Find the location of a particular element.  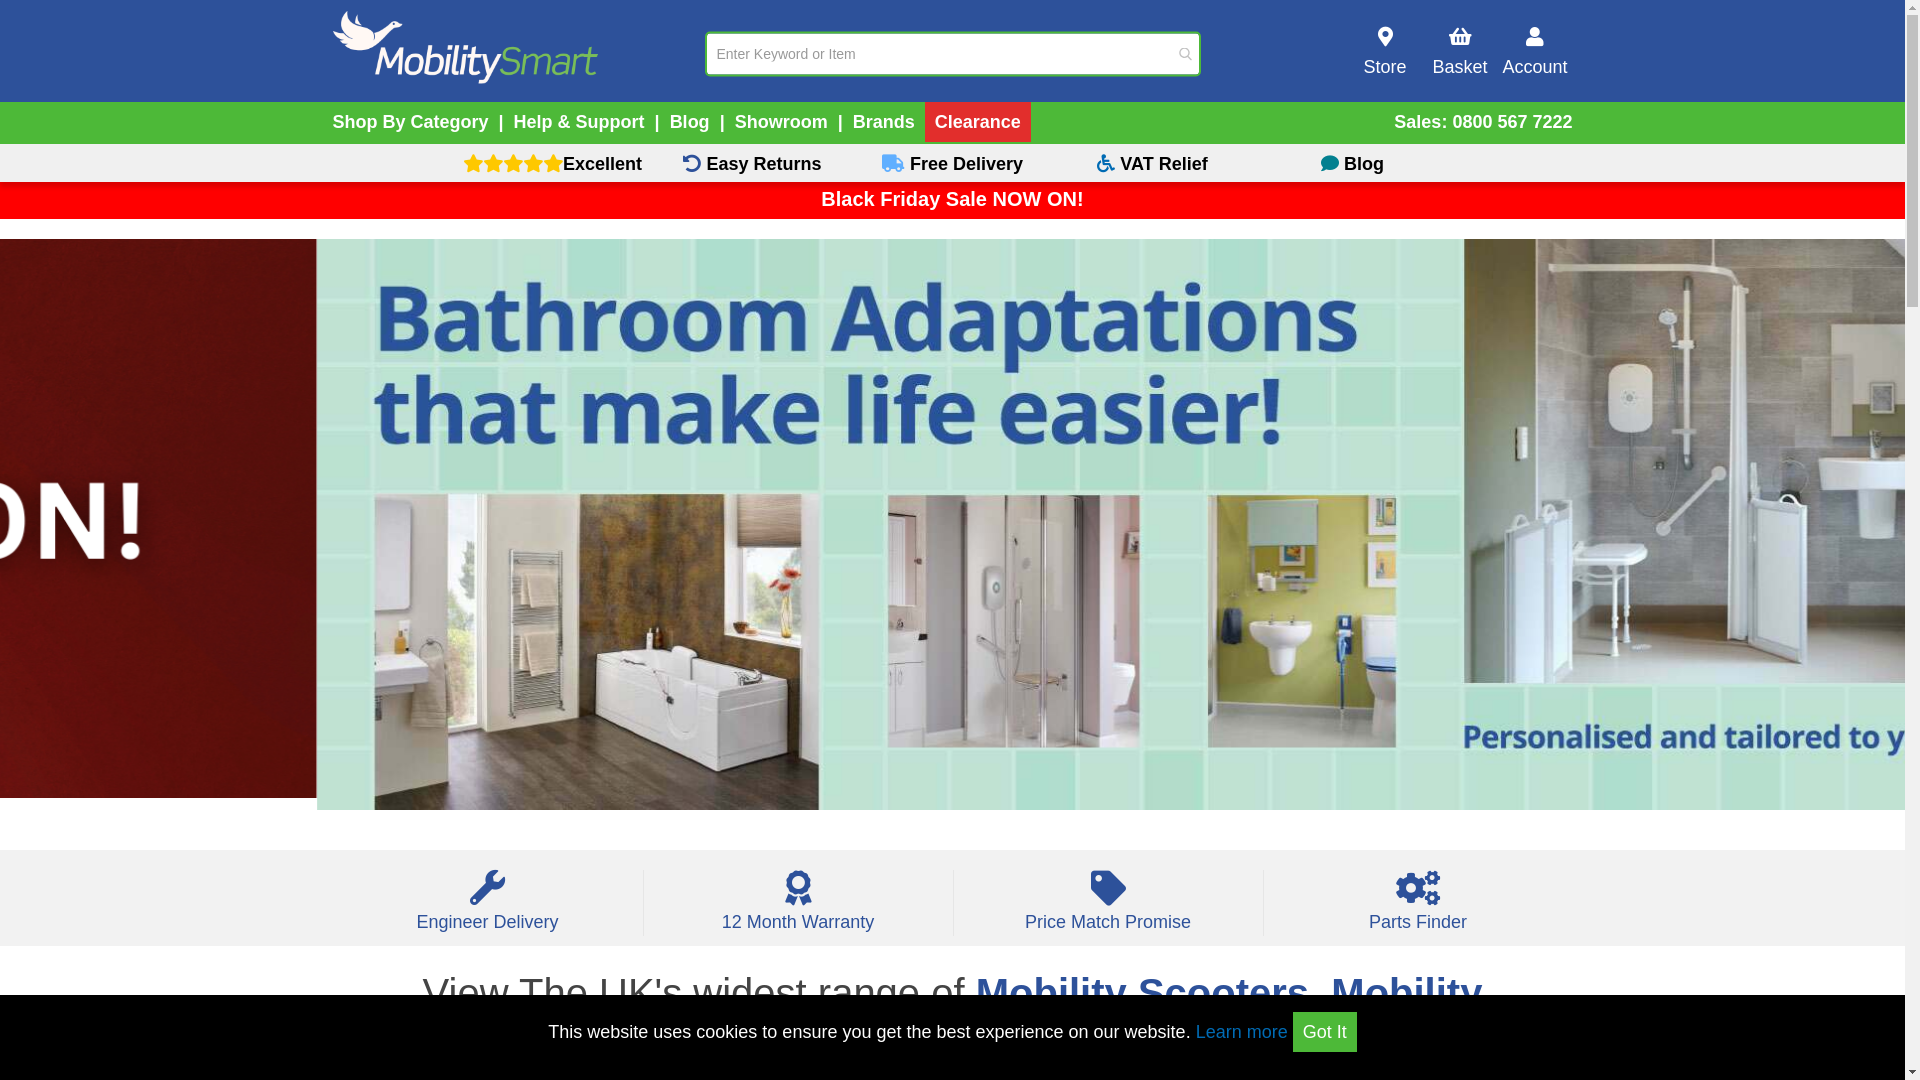

'Mobility Smart' is located at coordinates (331, 47).